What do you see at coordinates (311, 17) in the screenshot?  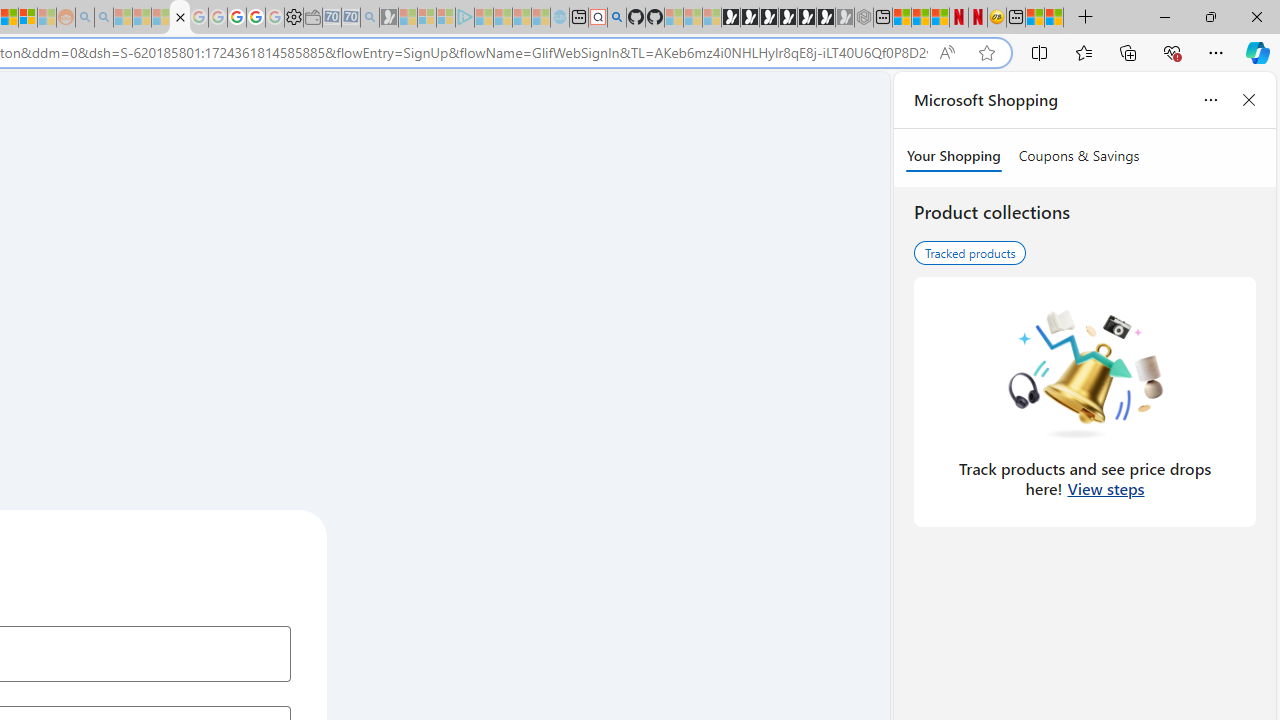 I see `'Wallet - Sleeping'` at bounding box center [311, 17].